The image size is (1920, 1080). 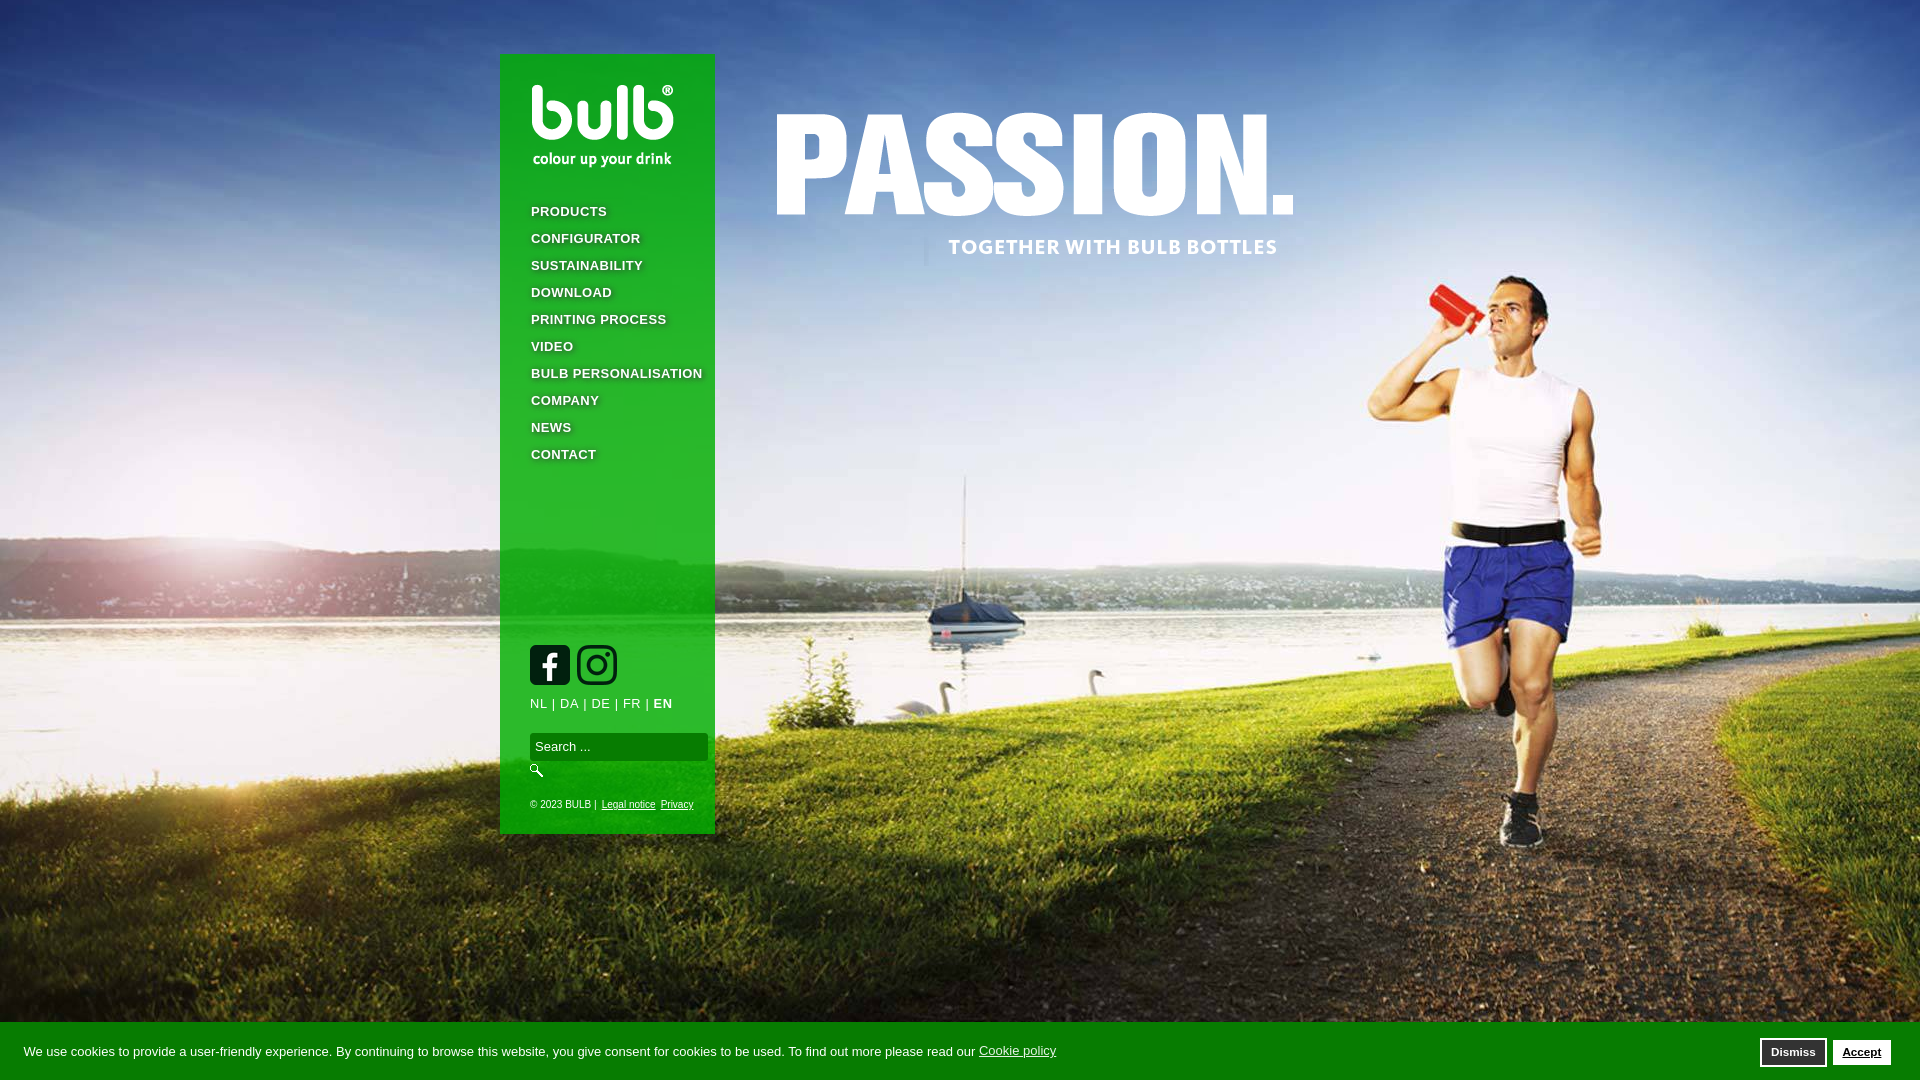 I want to click on '1', so click(x=929, y=1044).